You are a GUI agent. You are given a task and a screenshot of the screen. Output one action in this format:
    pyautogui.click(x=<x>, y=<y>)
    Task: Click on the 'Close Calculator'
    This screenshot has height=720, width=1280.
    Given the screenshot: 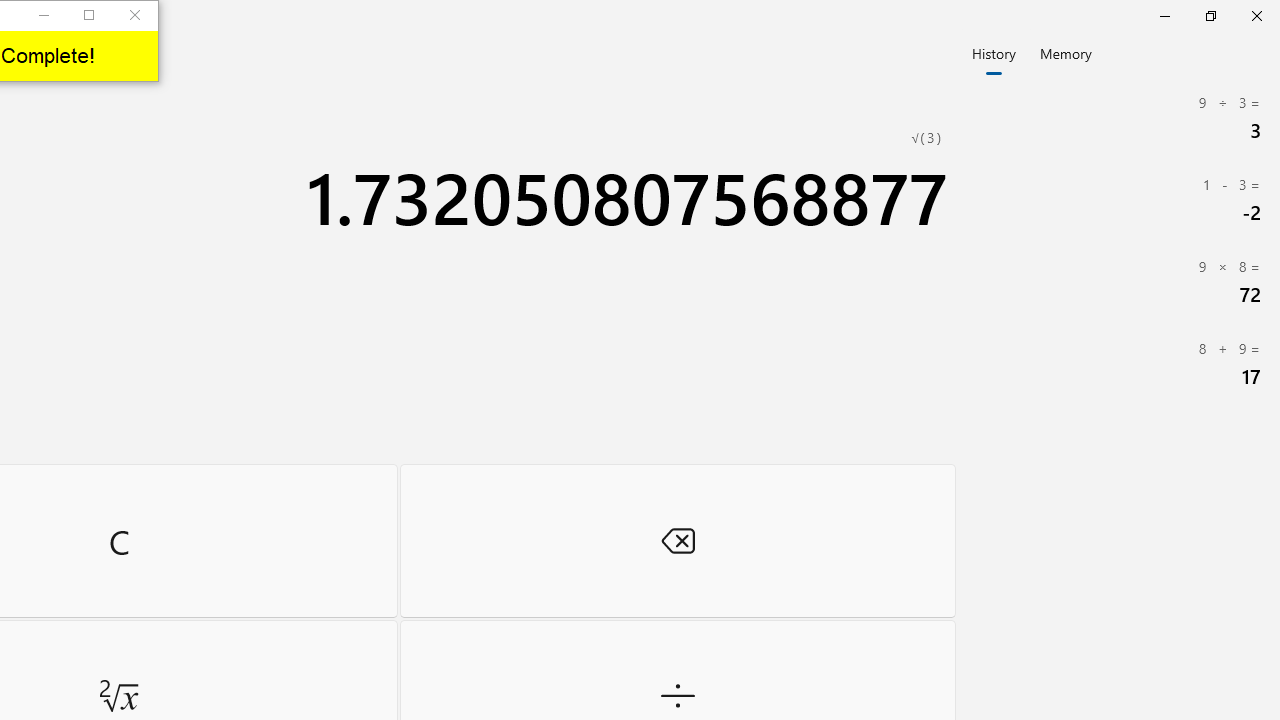 What is the action you would take?
    pyautogui.click(x=1255, y=15)
    